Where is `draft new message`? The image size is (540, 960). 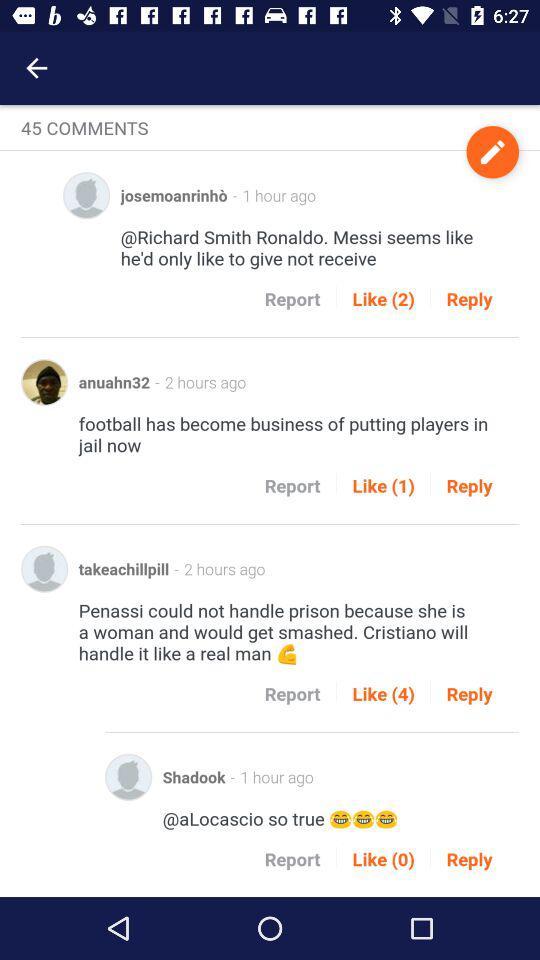
draft new message is located at coordinates (491, 151).